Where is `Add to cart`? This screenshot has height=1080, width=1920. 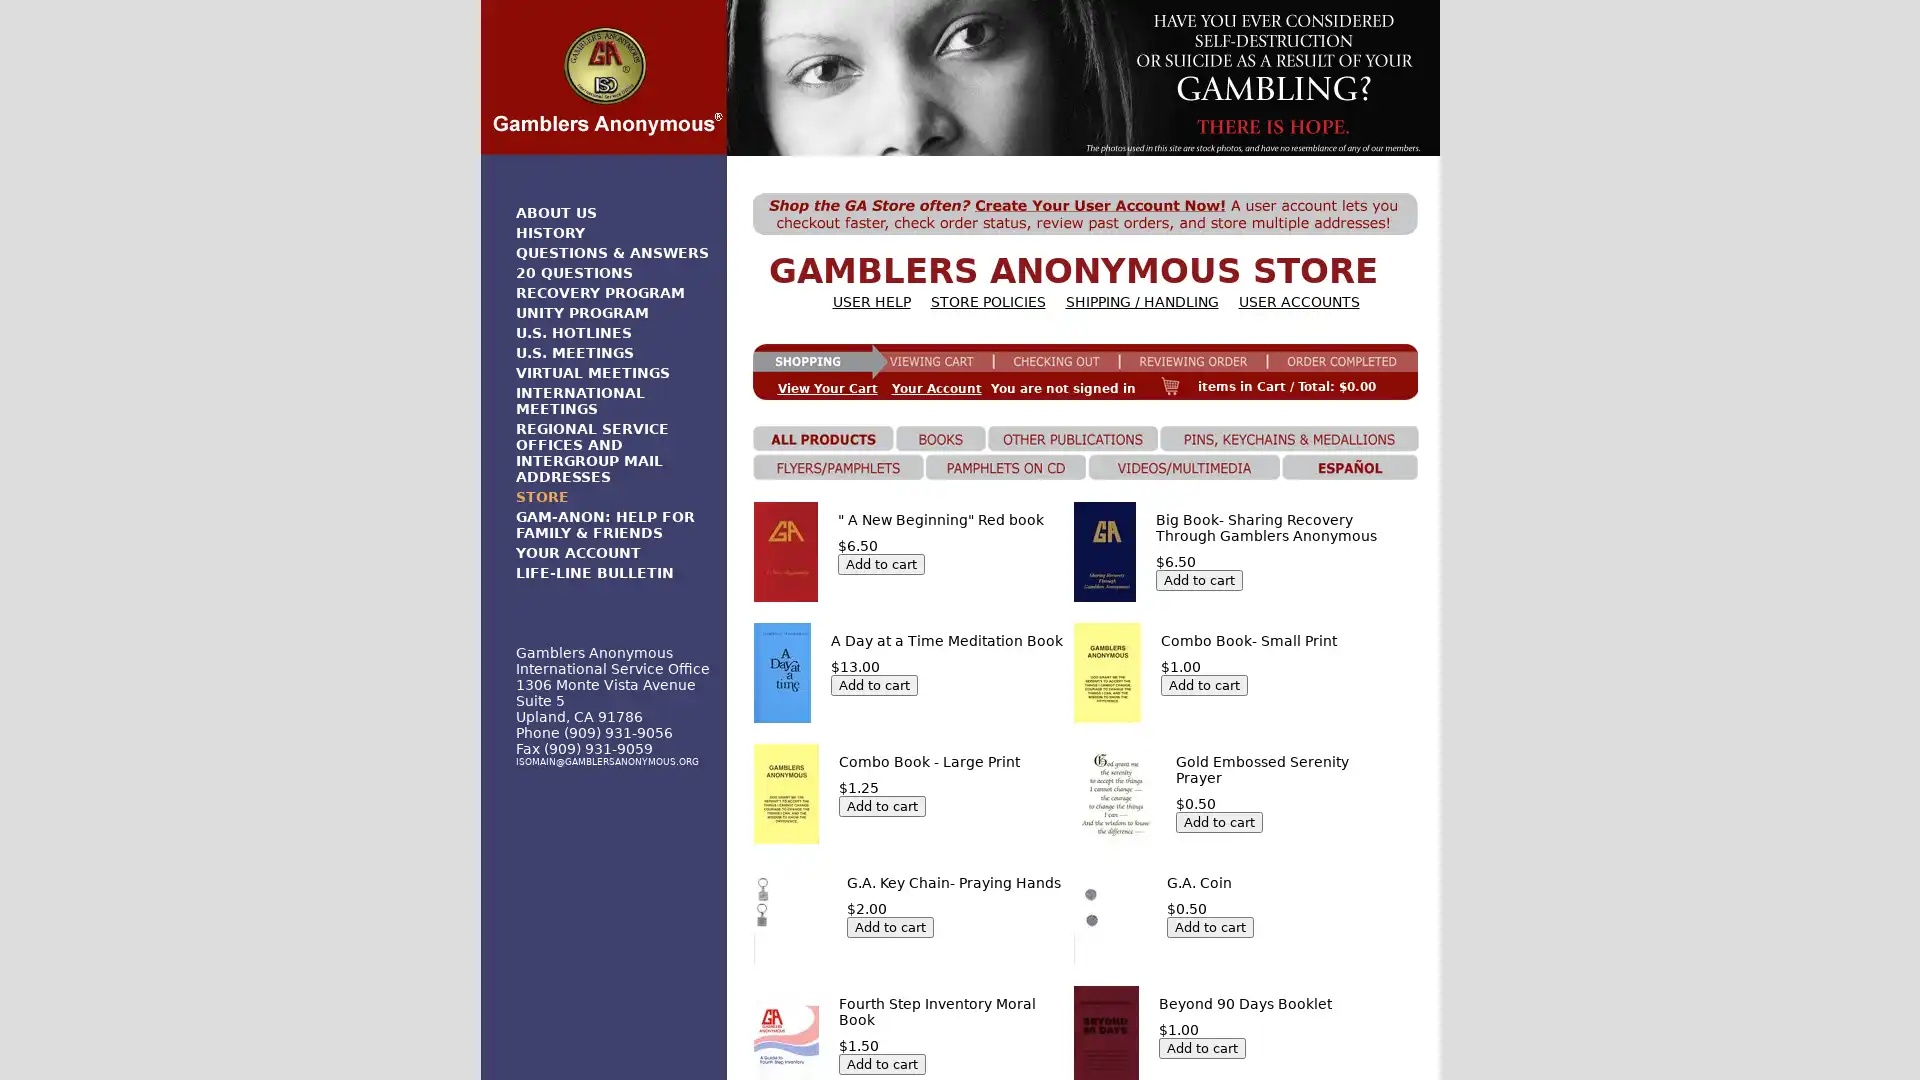
Add to cart is located at coordinates (873, 683).